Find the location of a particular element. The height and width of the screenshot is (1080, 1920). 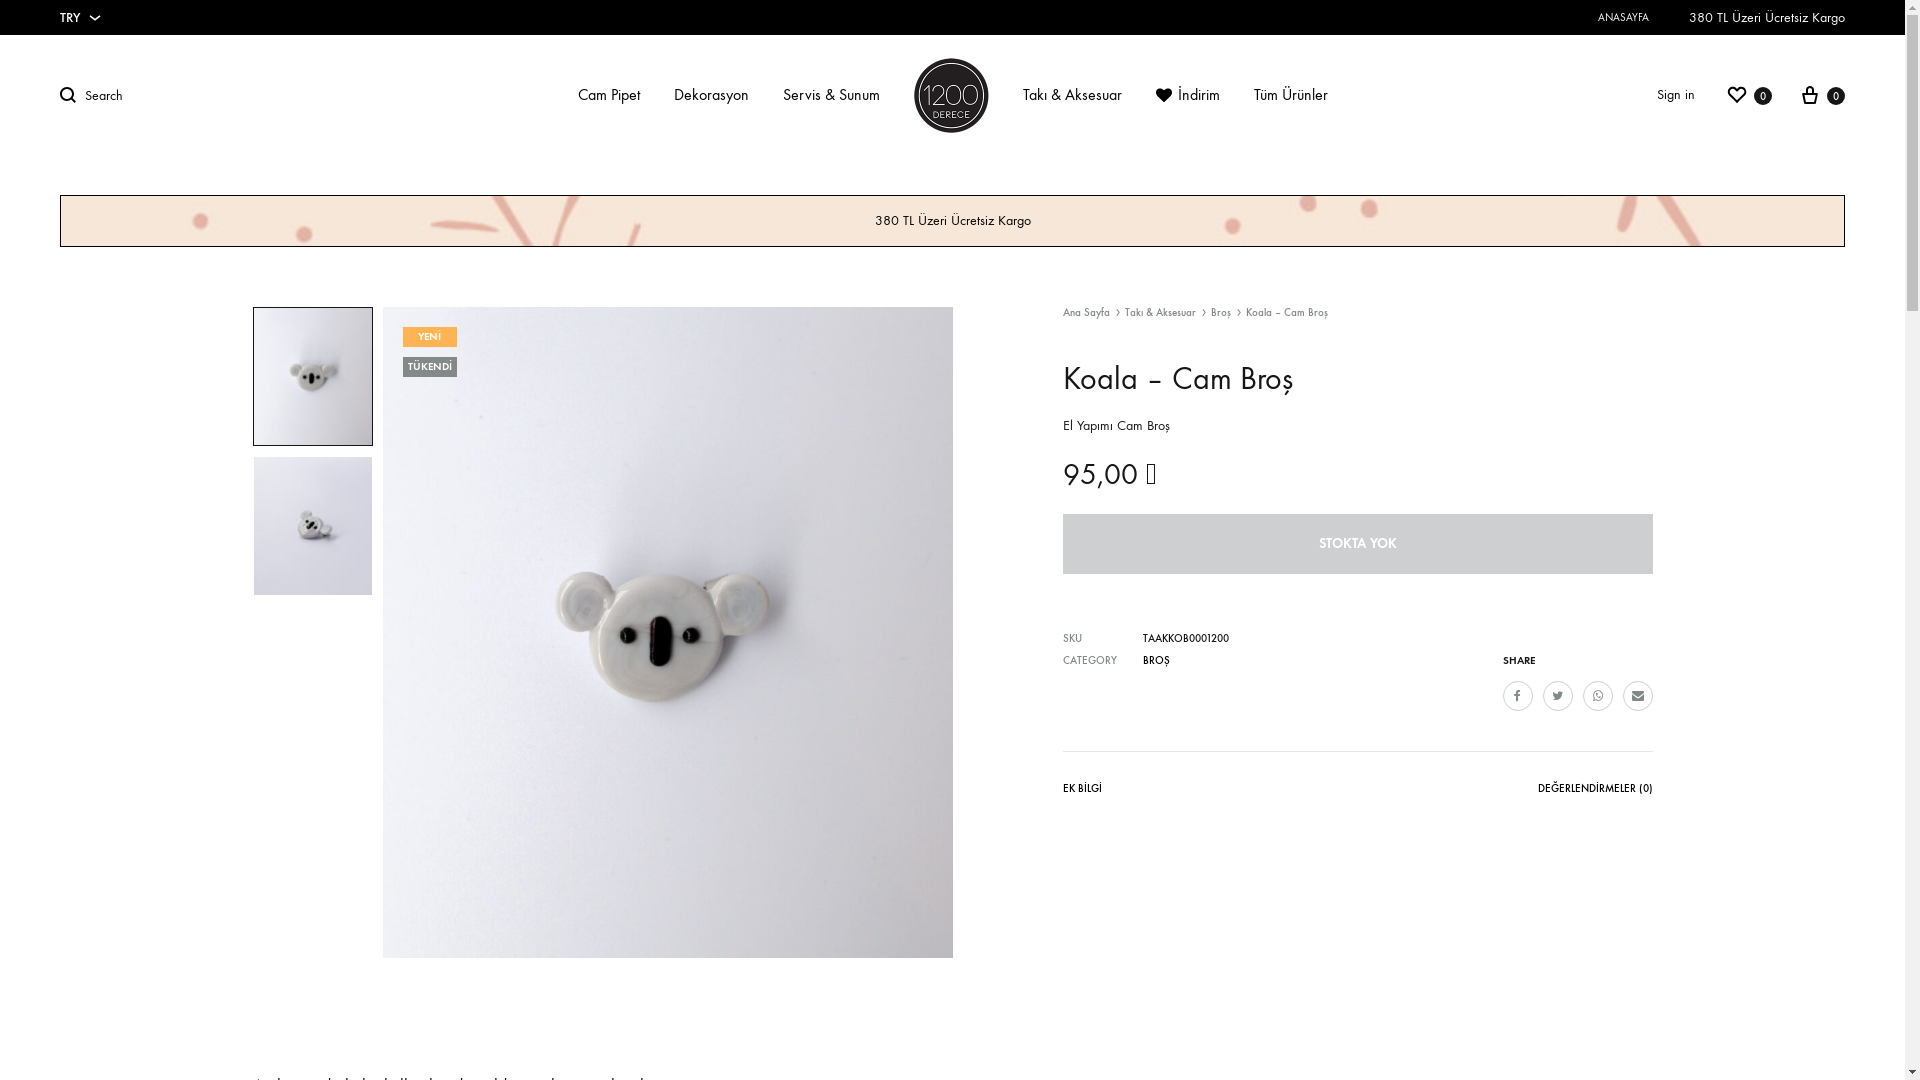

'EK BILGI' is located at coordinates (1080, 791).